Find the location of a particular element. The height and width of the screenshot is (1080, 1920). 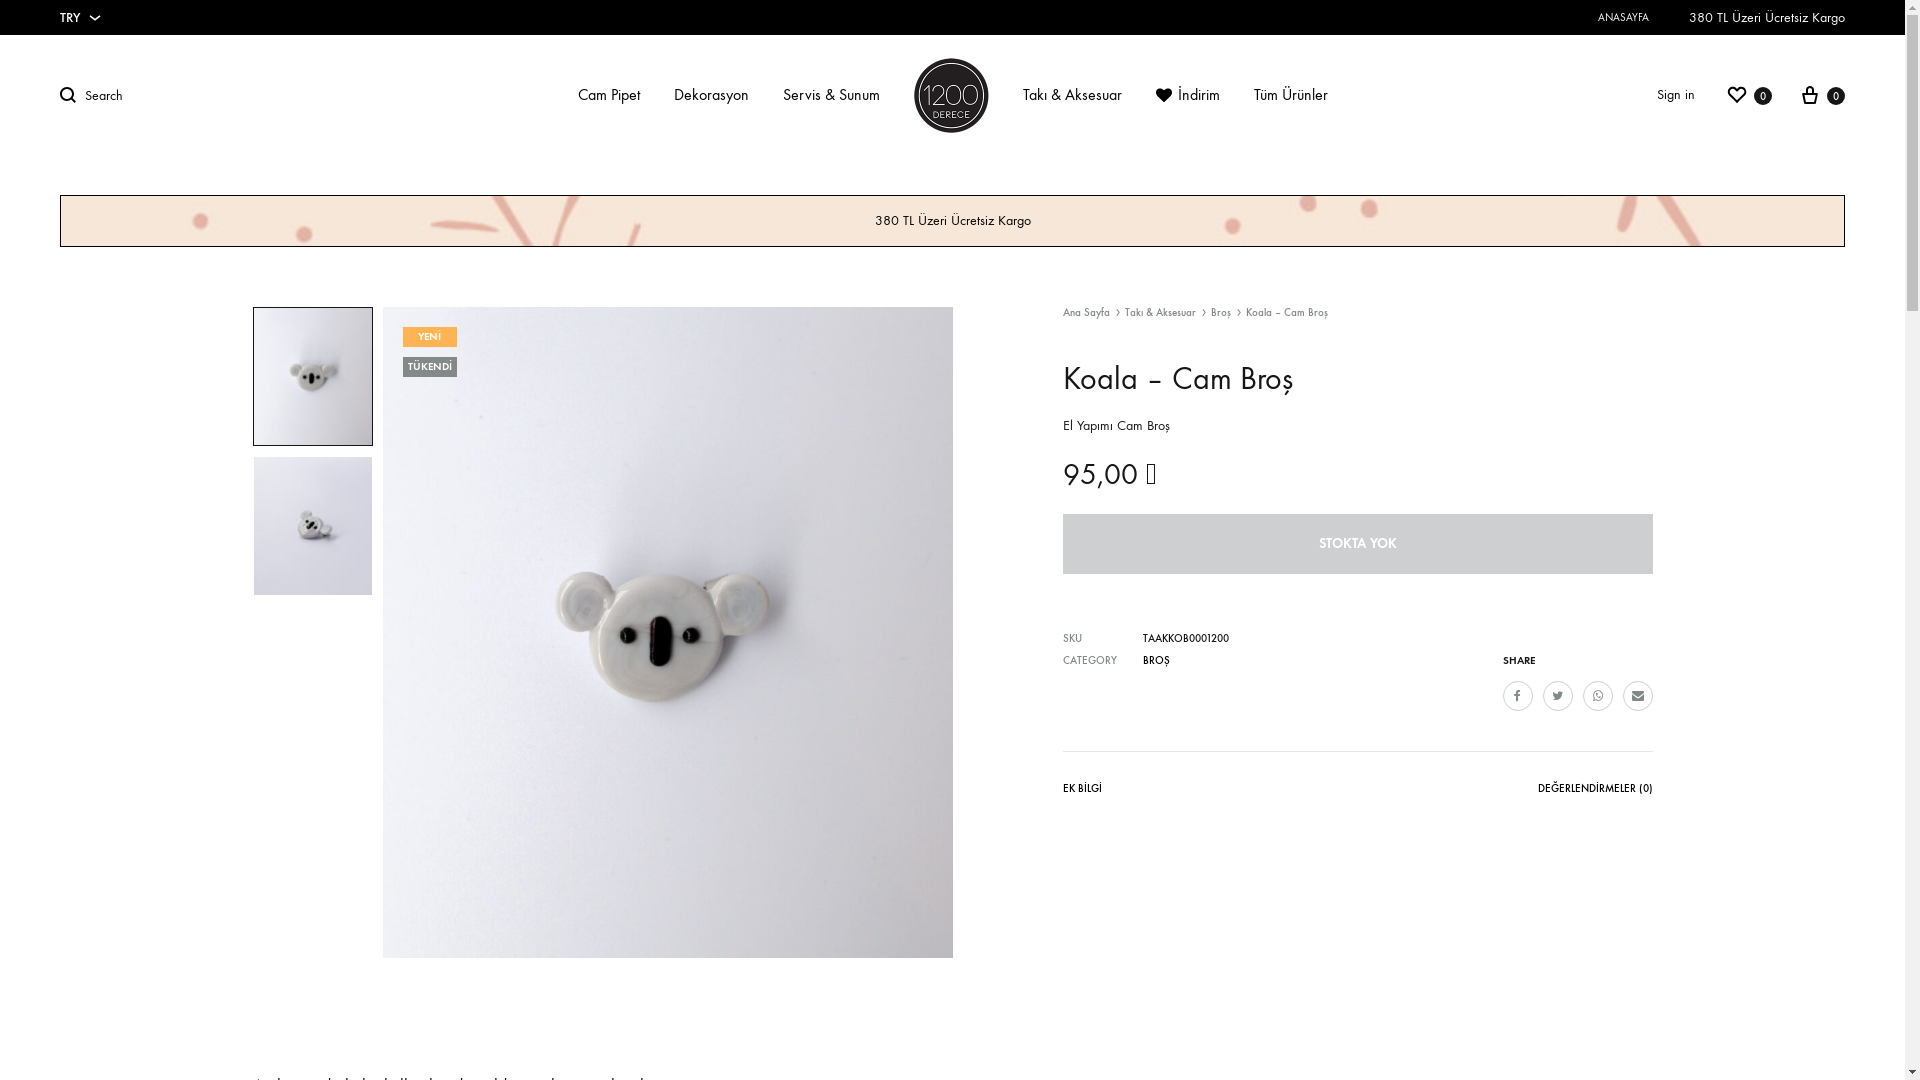

'EK BILGI' is located at coordinates (1080, 791).